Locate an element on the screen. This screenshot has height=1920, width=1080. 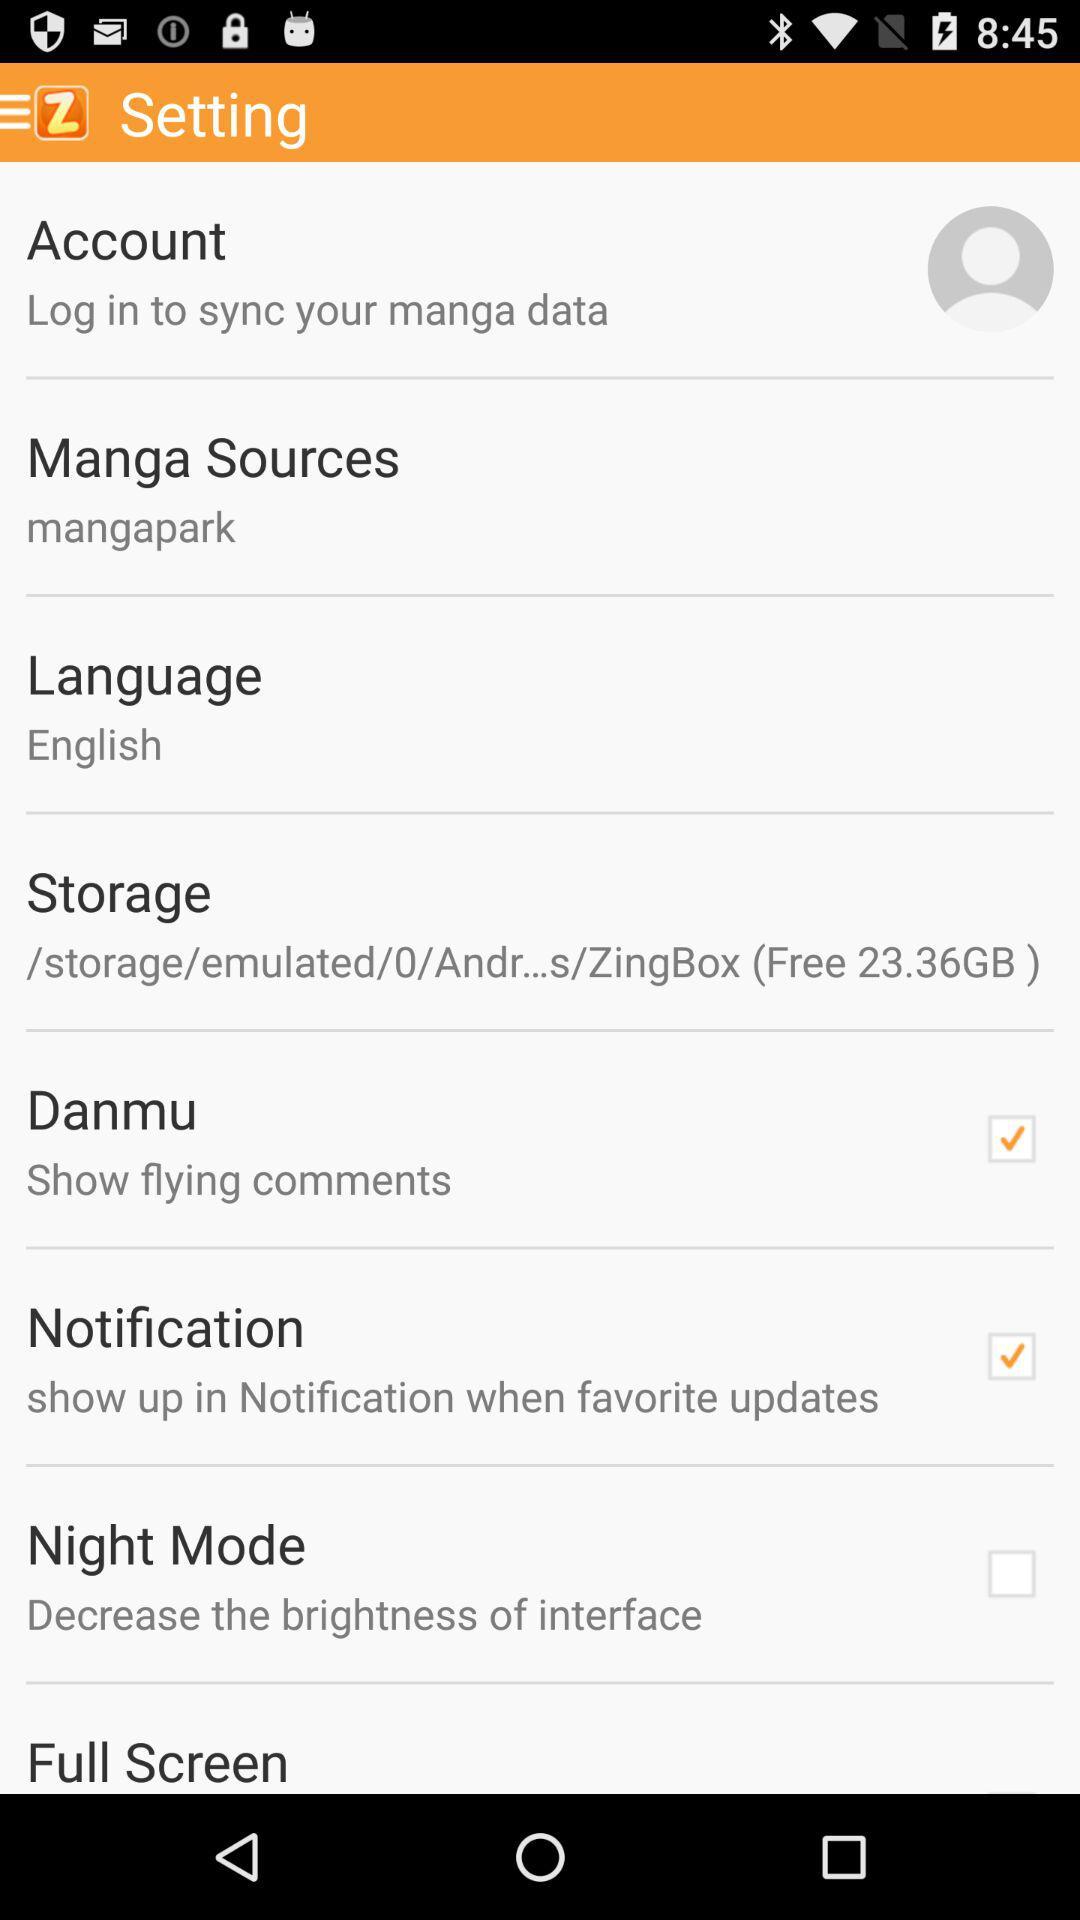
change your avatar is located at coordinates (990, 268).